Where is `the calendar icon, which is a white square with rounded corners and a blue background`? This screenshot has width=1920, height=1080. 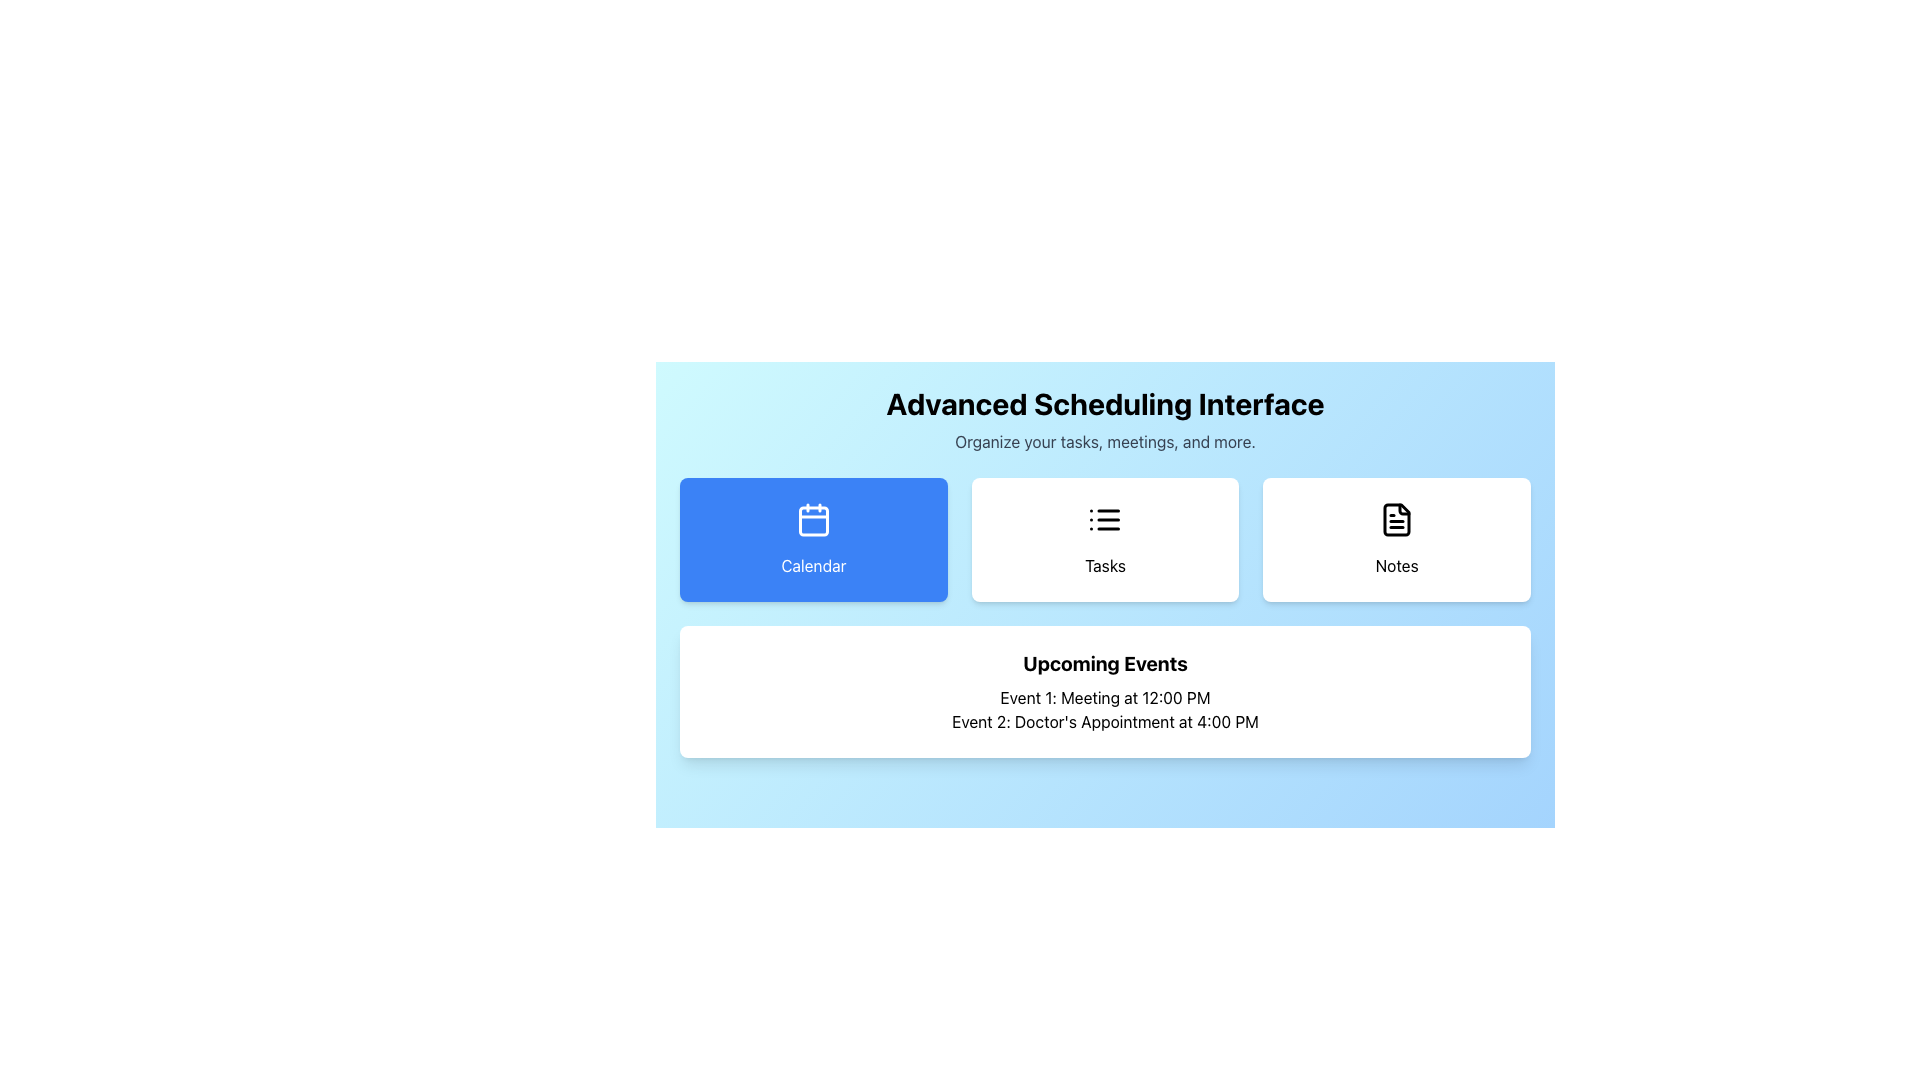
the calendar icon, which is a white square with rounded corners and a blue background is located at coordinates (813, 519).